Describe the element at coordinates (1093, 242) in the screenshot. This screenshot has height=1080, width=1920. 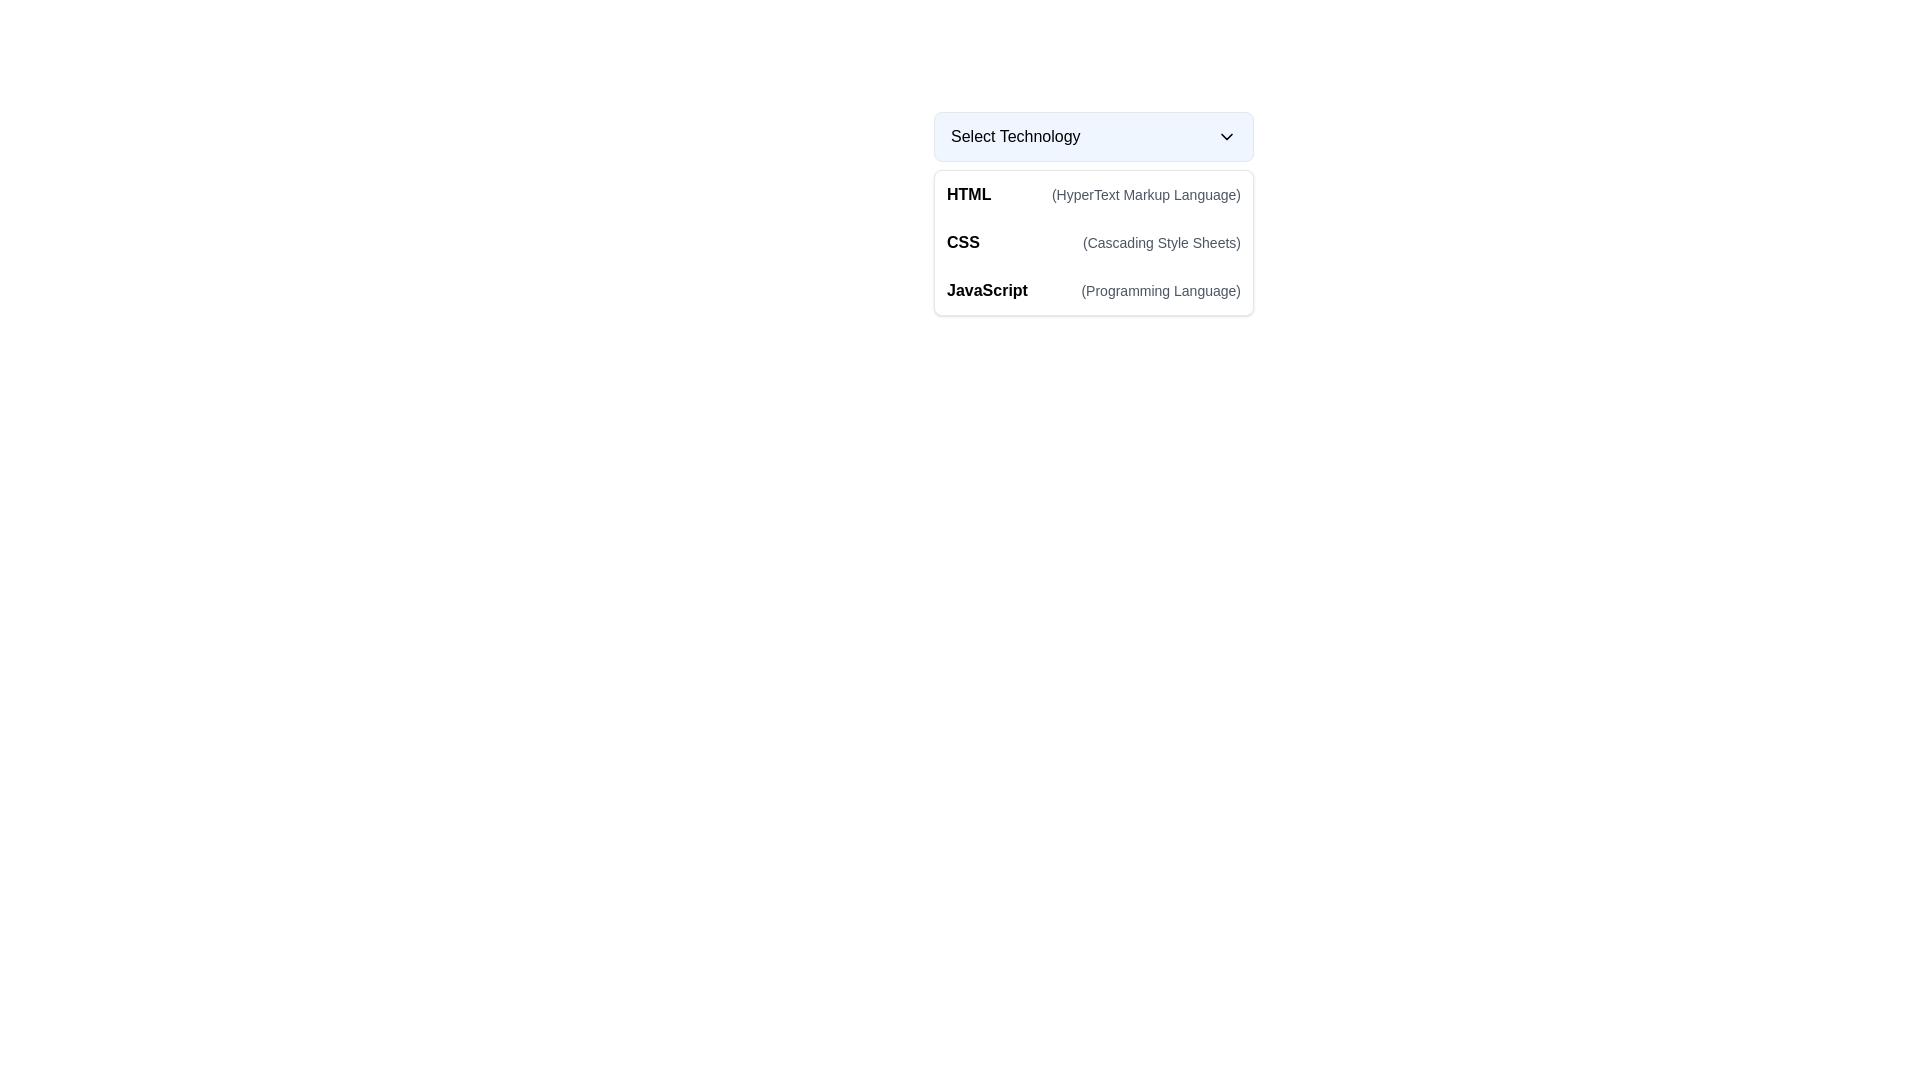
I see `the options in the dropdown menu that appears under the 'Select Technology' button` at that location.